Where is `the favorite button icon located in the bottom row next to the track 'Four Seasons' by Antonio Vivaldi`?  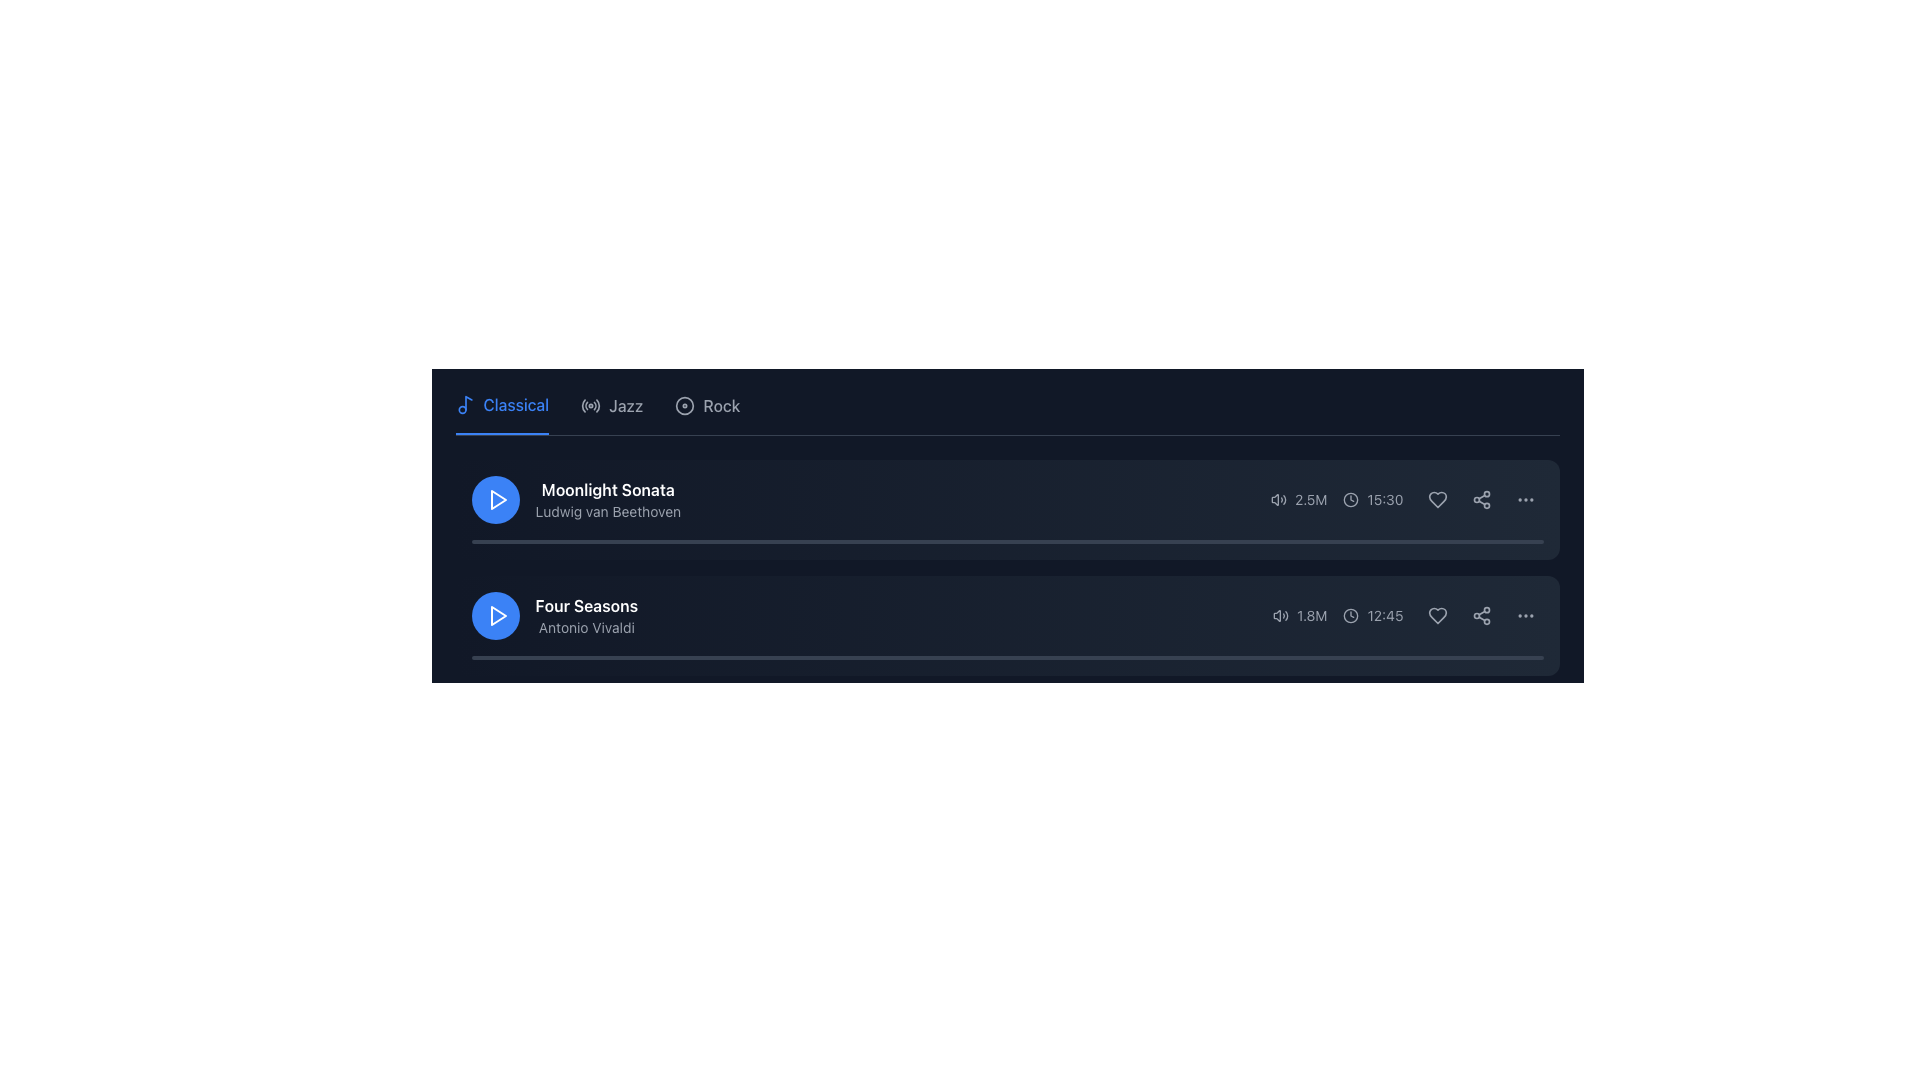 the favorite button icon located in the bottom row next to the track 'Four Seasons' by Antonio Vivaldi is located at coordinates (1436, 615).